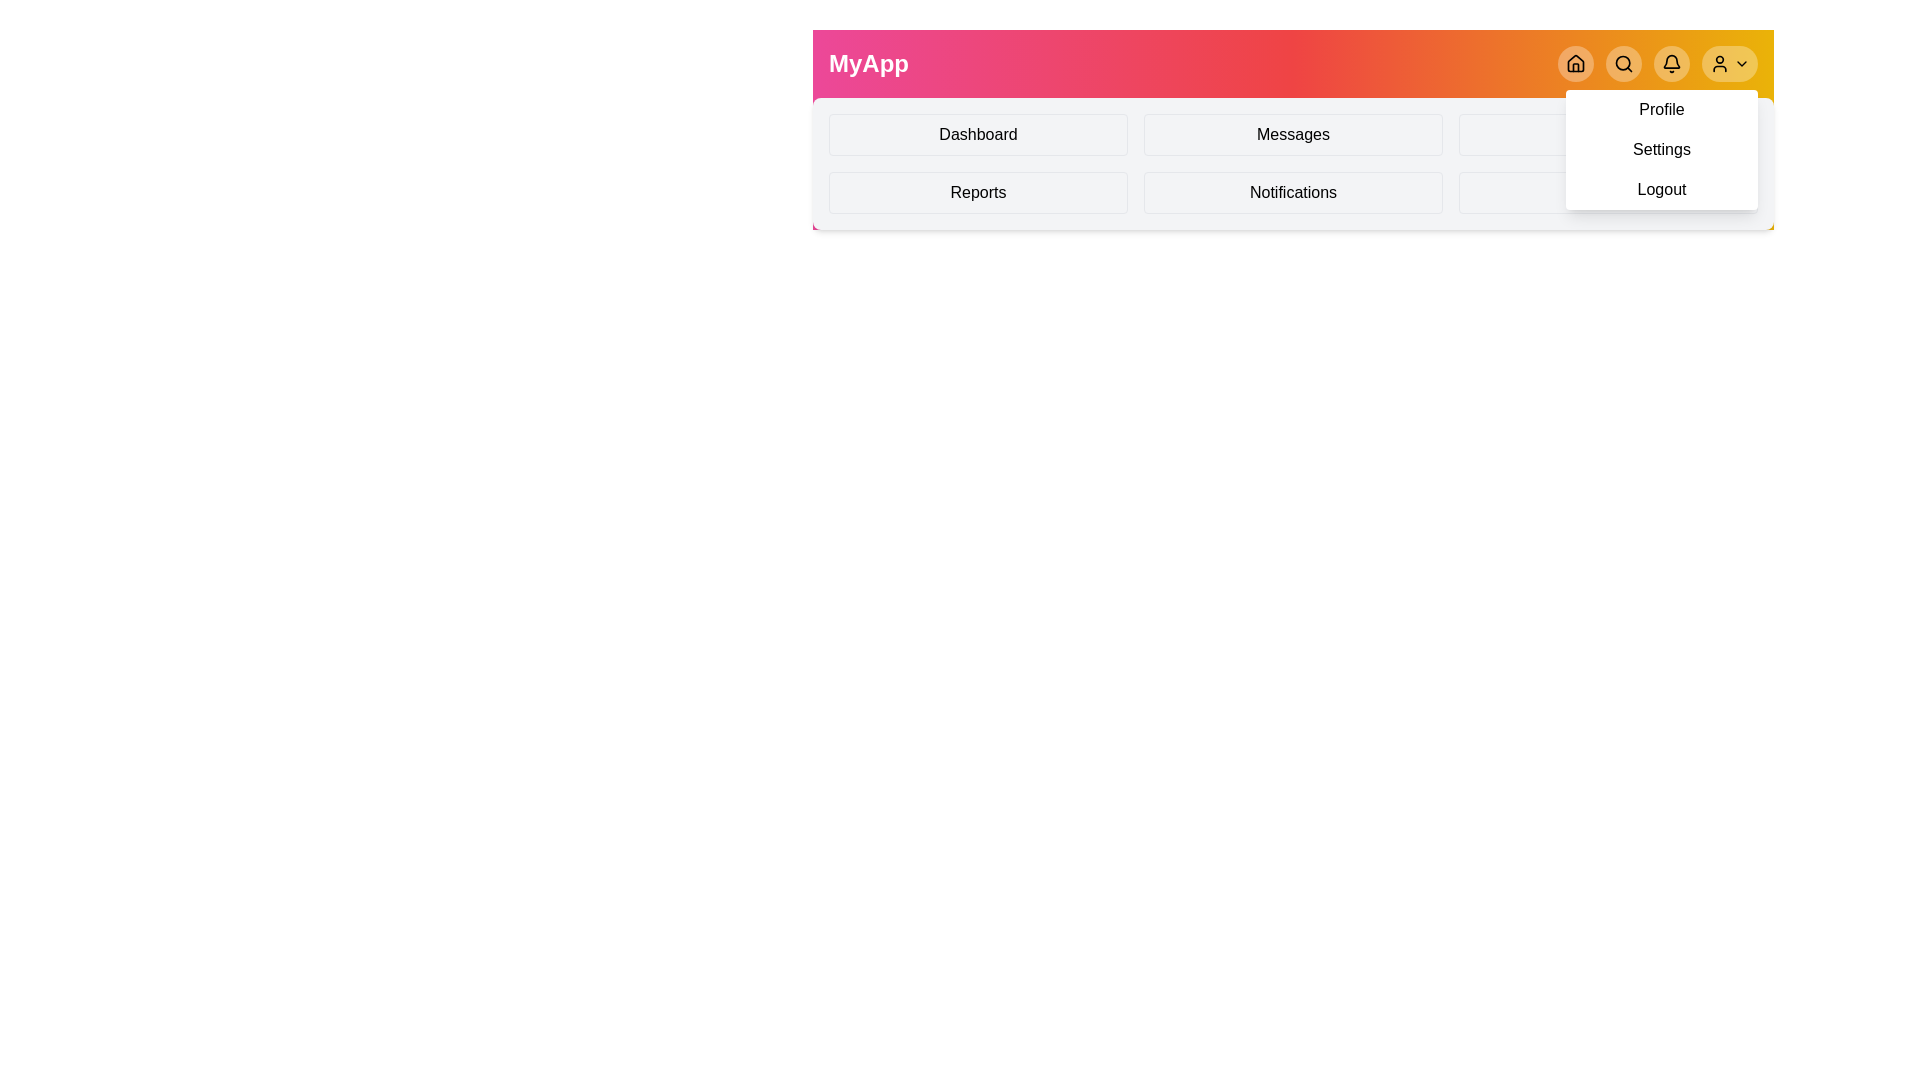  Describe the element at coordinates (1671, 63) in the screenshot. I see `the Notifications button in the navigation bar` at that location.